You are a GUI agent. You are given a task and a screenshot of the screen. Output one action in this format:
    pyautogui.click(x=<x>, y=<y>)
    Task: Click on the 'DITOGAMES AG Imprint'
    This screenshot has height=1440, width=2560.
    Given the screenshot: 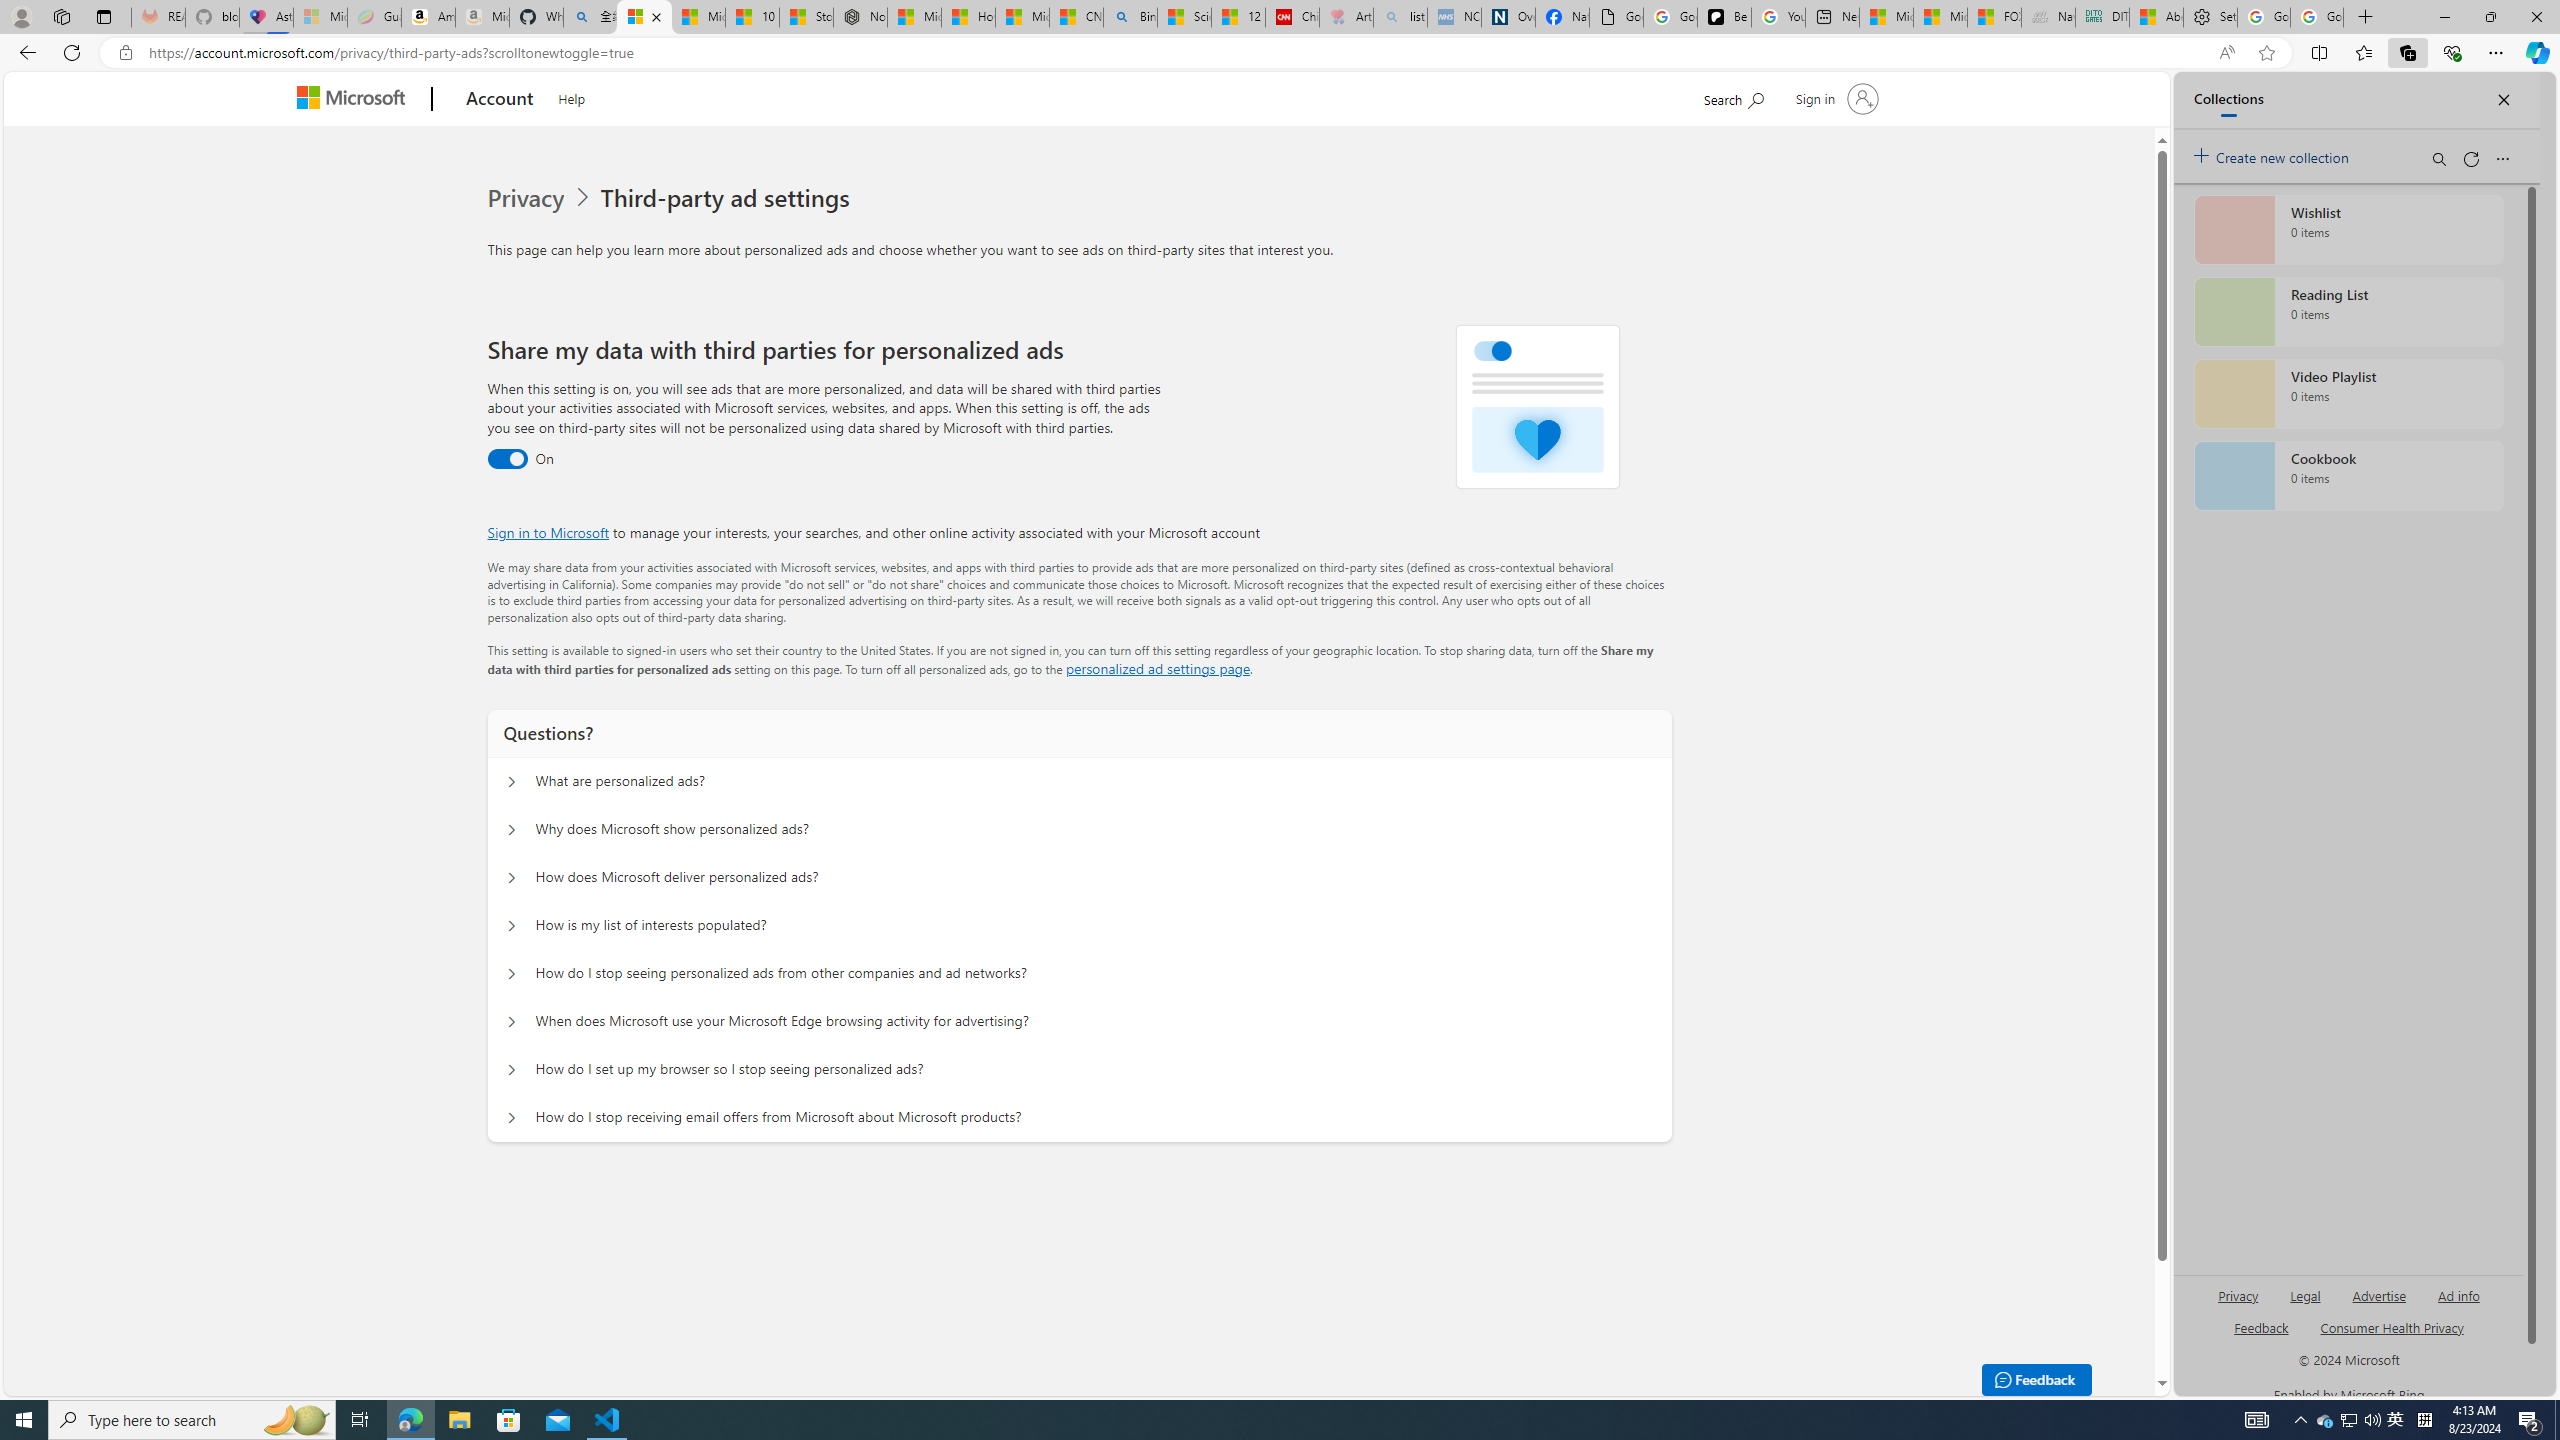 What is the action you would take?
    pyautogui.click(x=2100, y=16)
    